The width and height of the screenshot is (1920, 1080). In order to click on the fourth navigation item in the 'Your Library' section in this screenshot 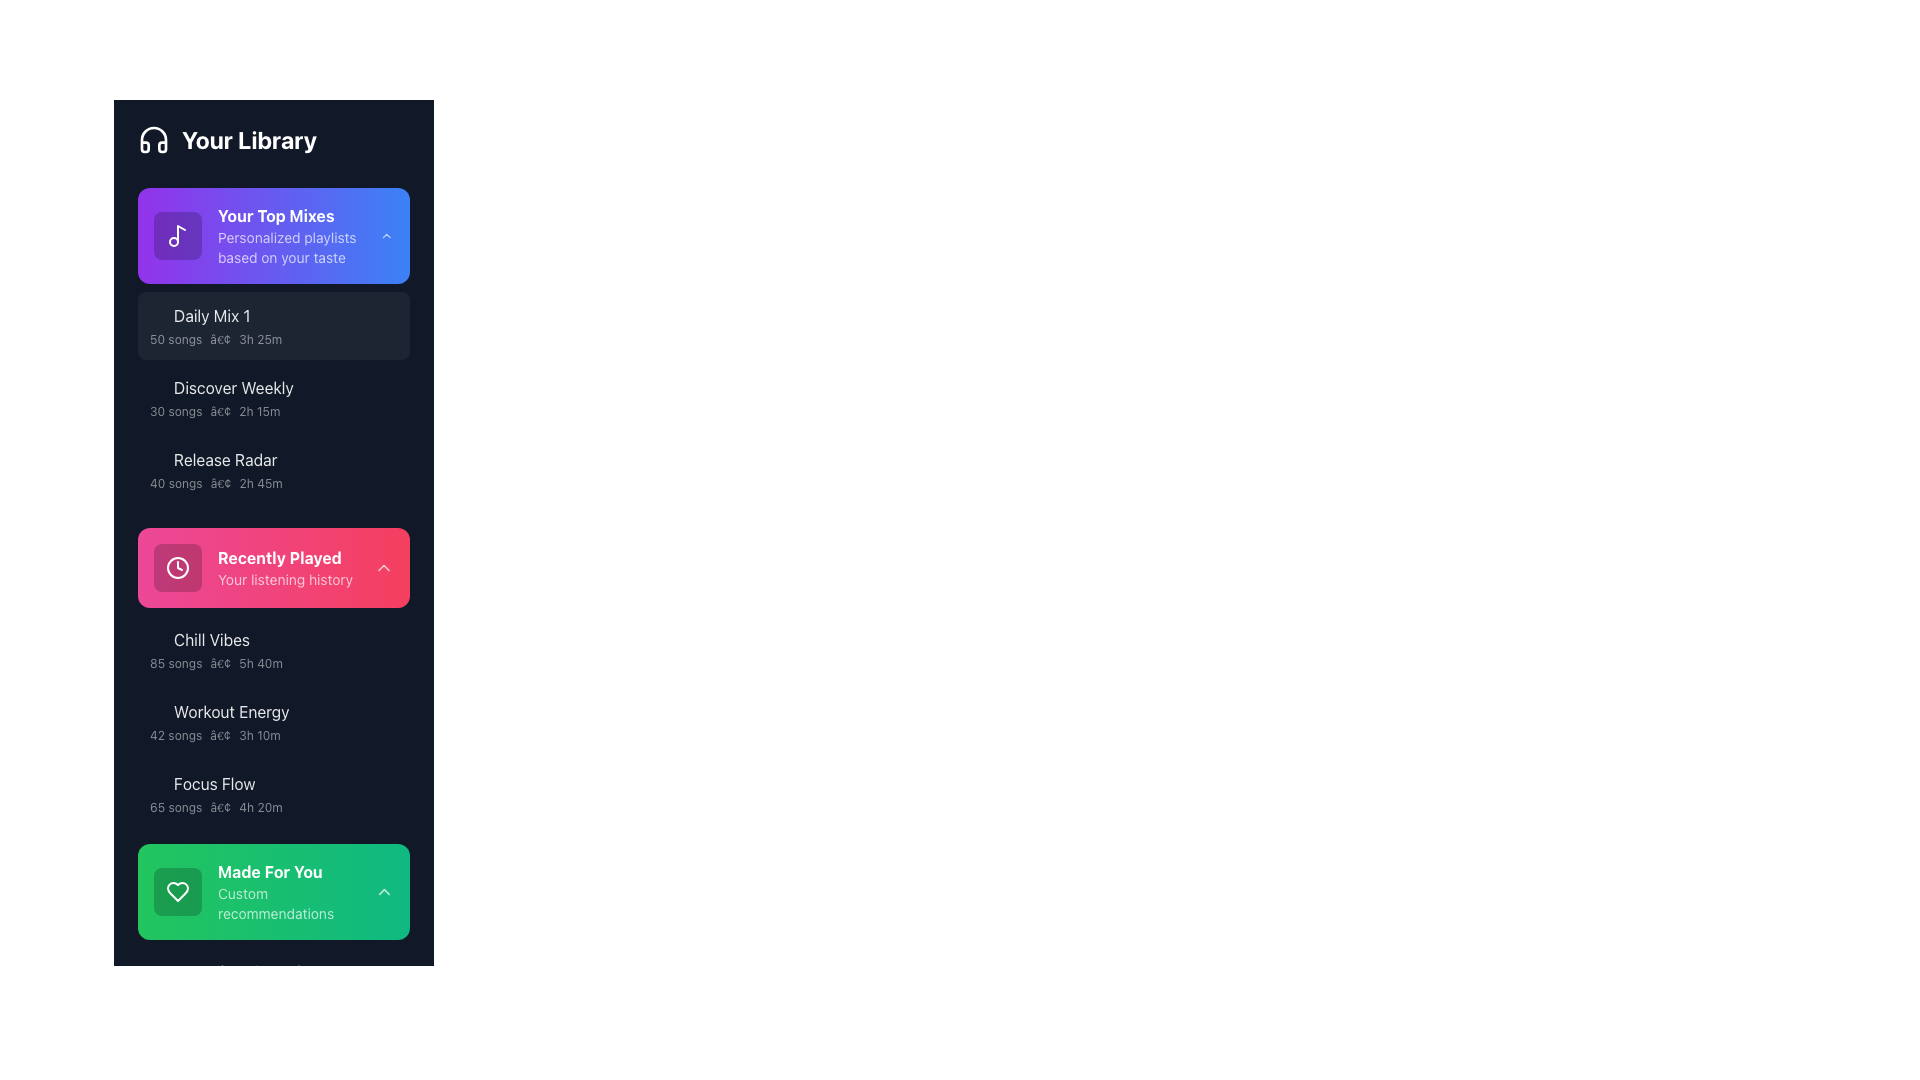, I will do `click(252, 567)`.